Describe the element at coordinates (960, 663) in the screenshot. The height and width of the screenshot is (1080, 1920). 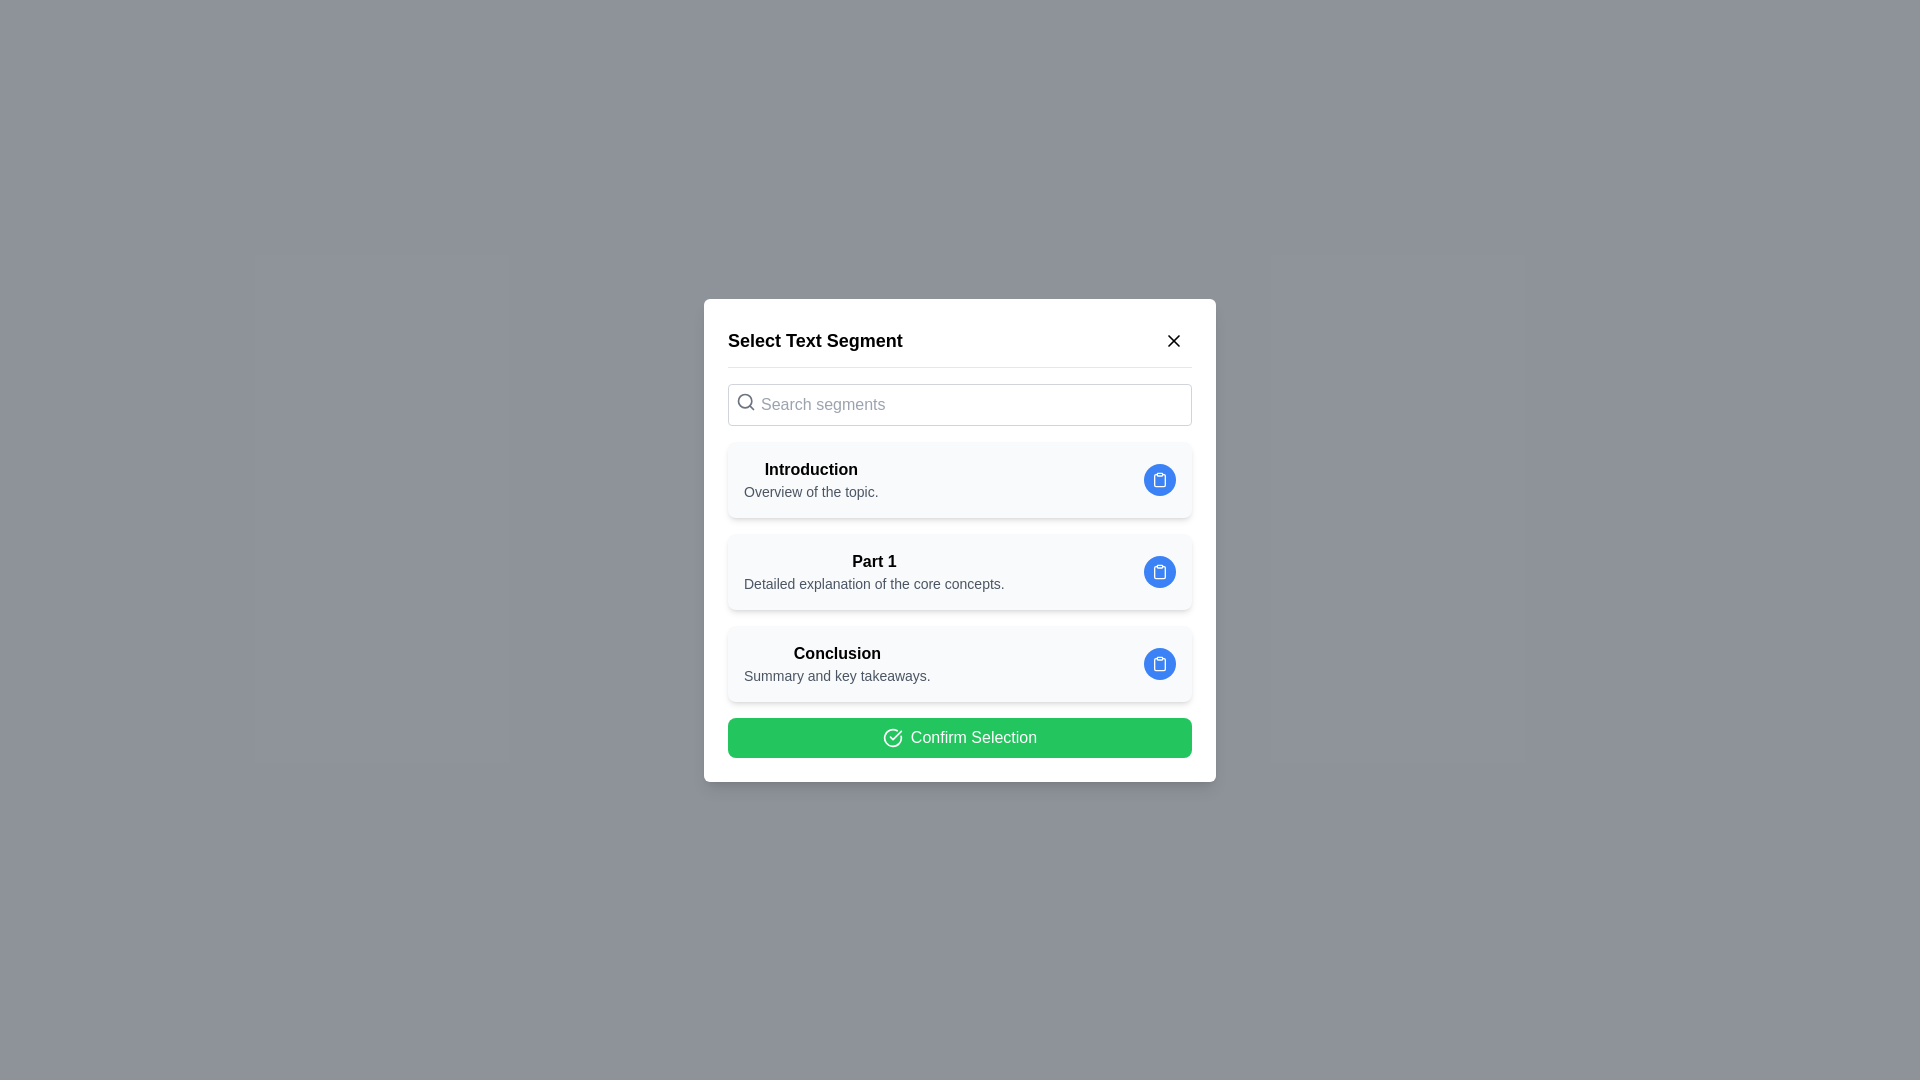
I see `the segment with title Conclusion to view its details` at that location.